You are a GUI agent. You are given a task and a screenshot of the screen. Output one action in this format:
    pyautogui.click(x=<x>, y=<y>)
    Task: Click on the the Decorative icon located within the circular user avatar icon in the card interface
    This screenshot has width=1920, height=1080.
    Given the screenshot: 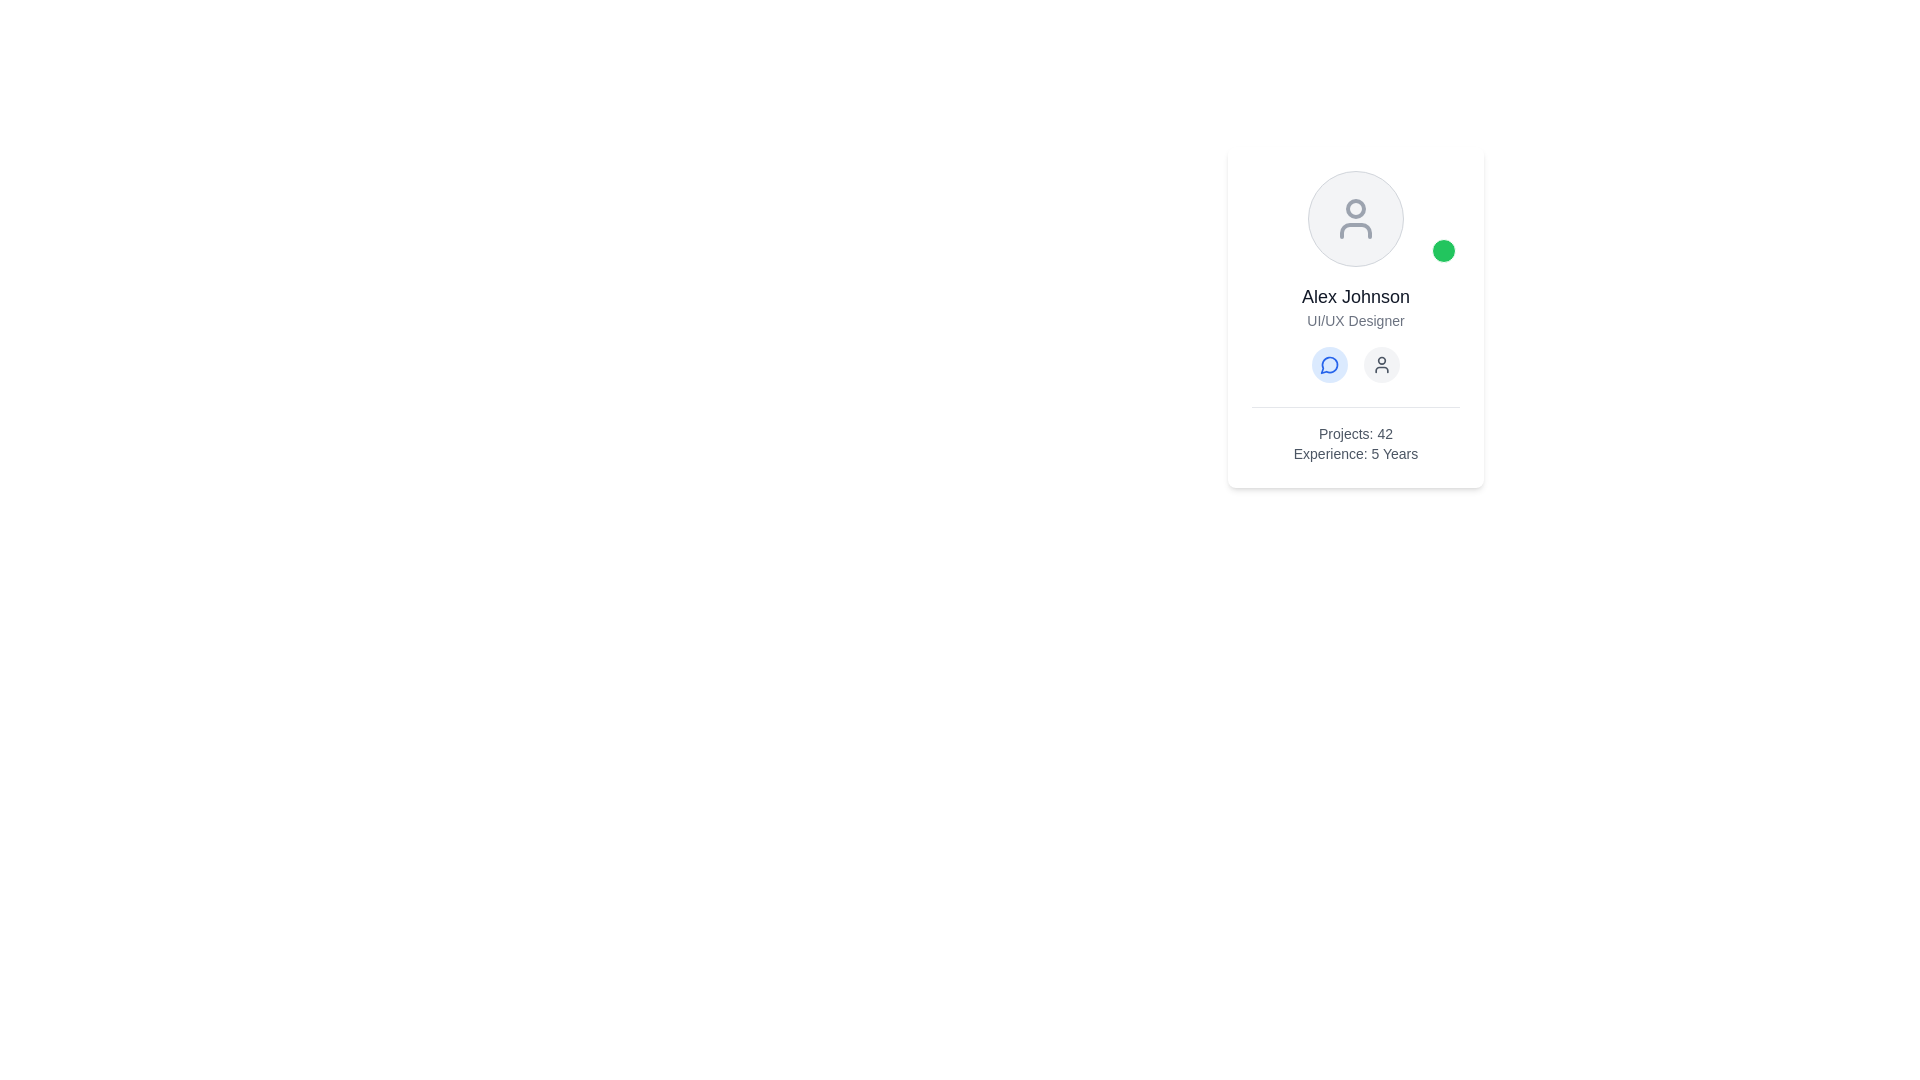 What is the action you would take?
    pyautogui.click(x=1356, y=230)
    